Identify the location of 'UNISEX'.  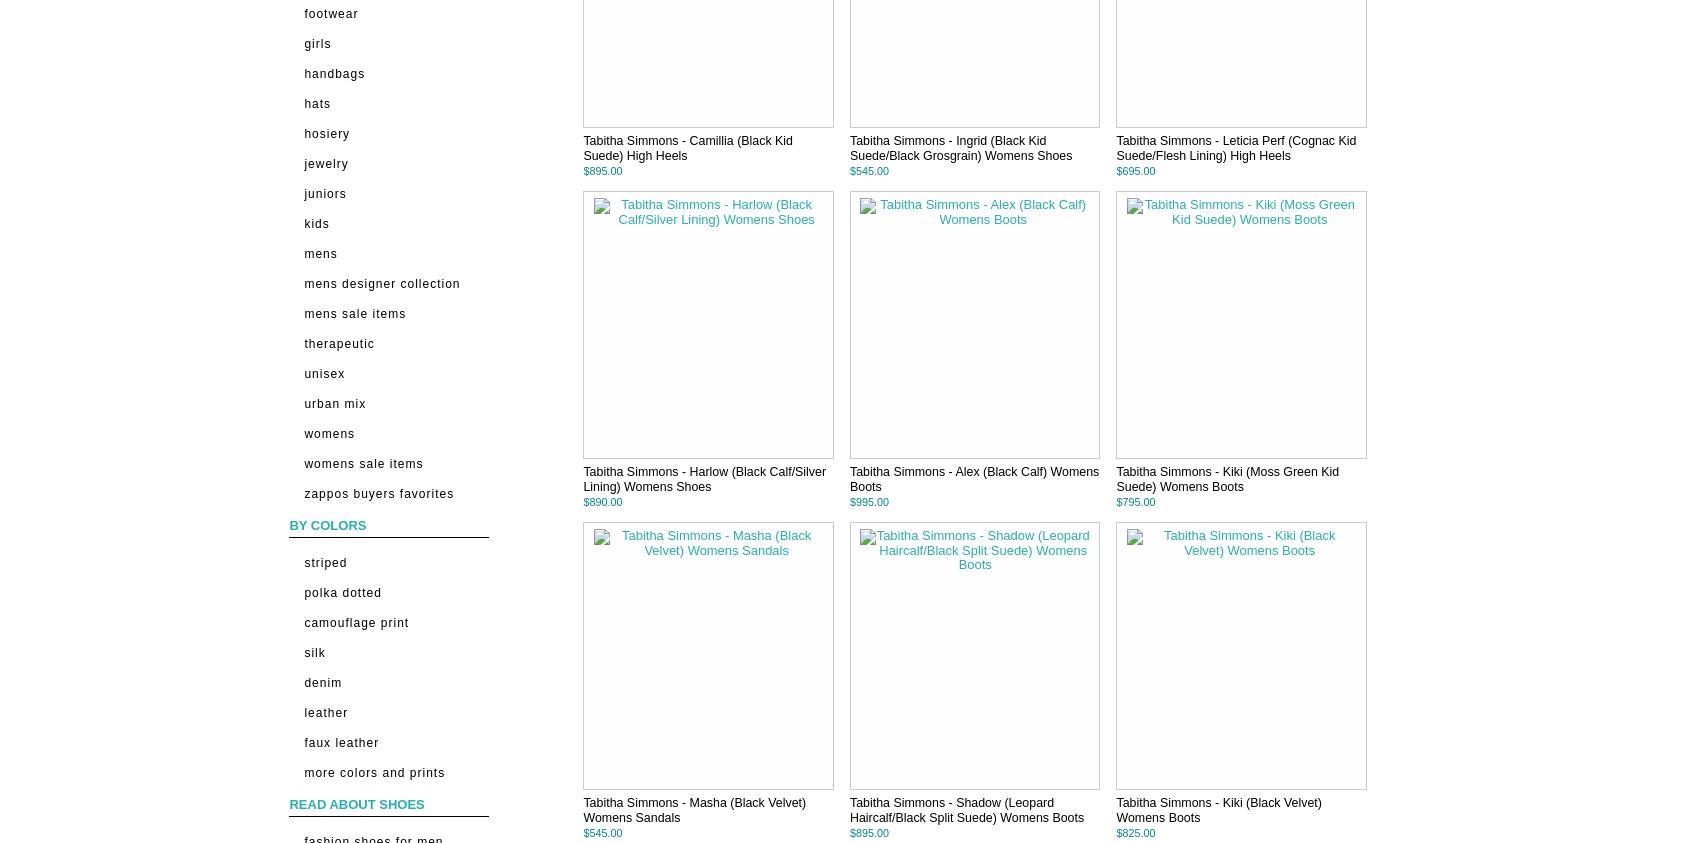
(303, 372).